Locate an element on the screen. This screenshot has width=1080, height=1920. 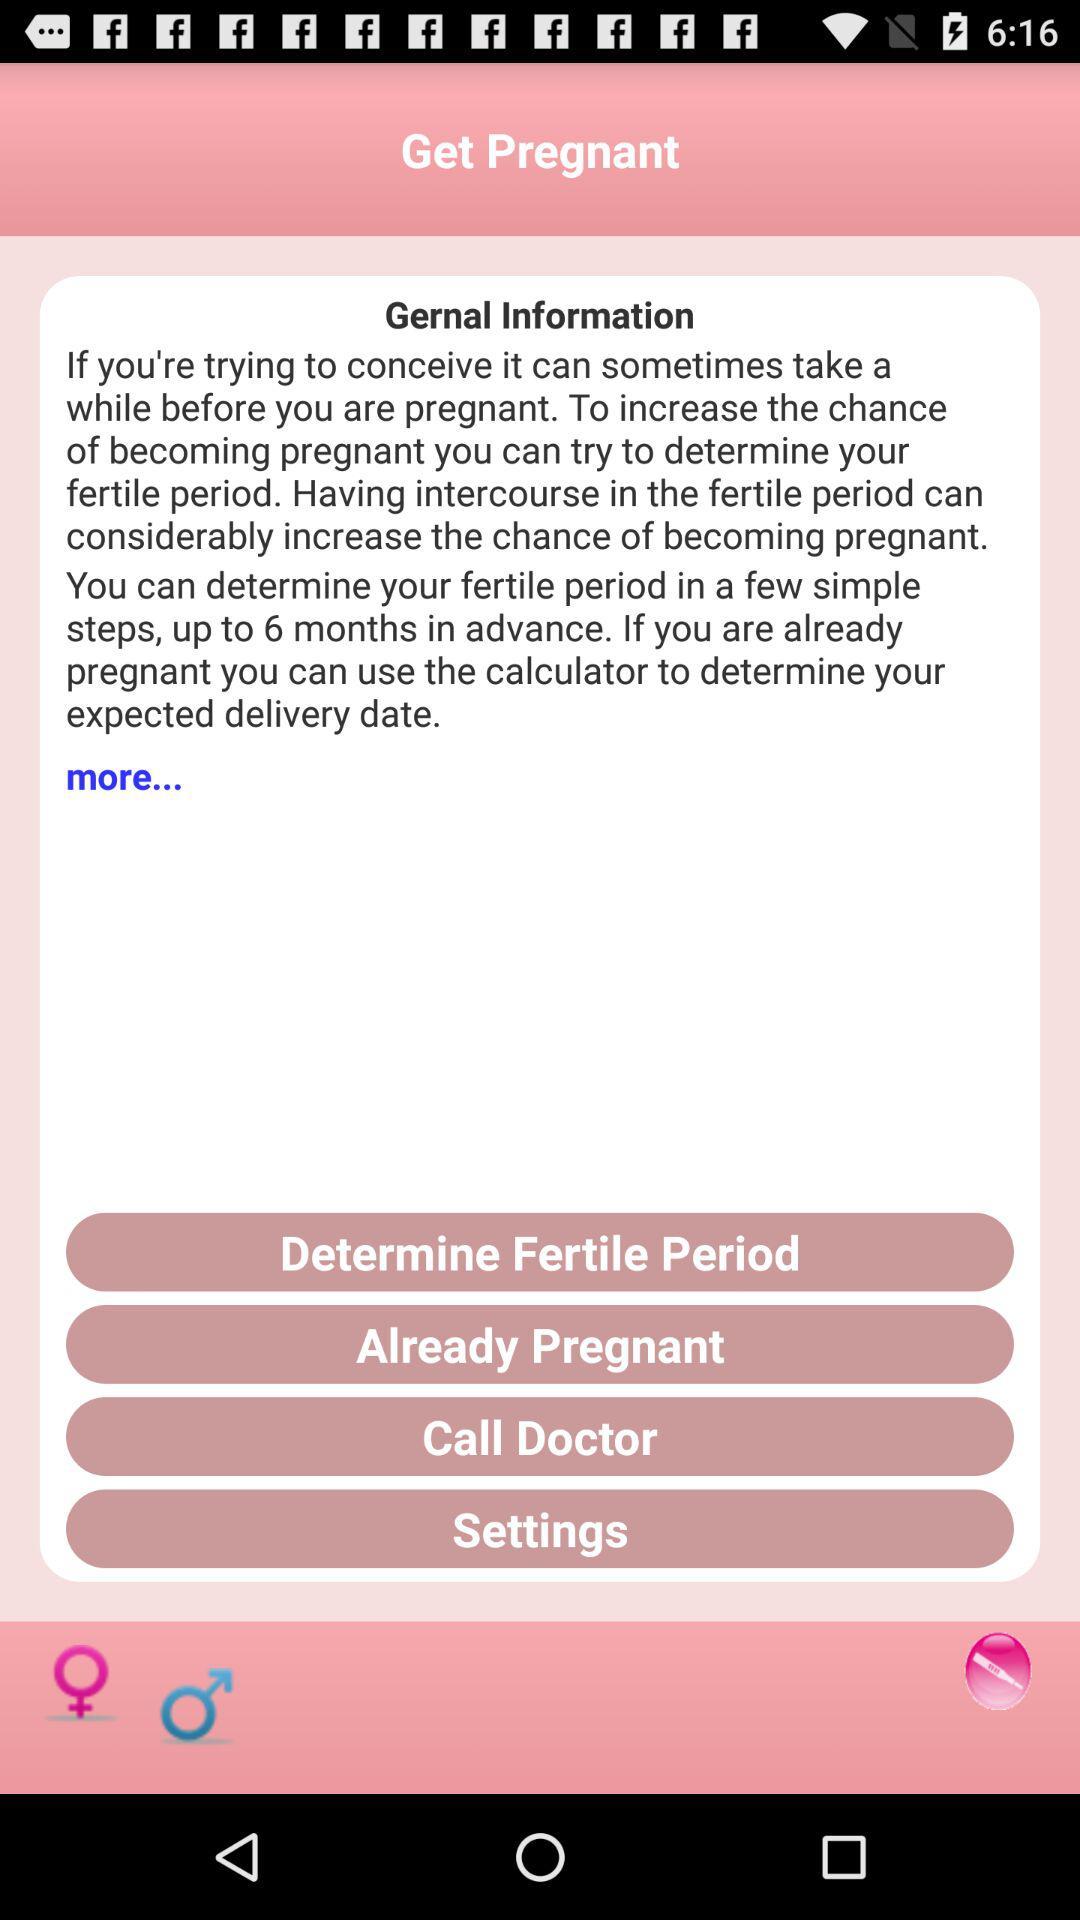
the call doctor button is located at coordinates (540, 1435).